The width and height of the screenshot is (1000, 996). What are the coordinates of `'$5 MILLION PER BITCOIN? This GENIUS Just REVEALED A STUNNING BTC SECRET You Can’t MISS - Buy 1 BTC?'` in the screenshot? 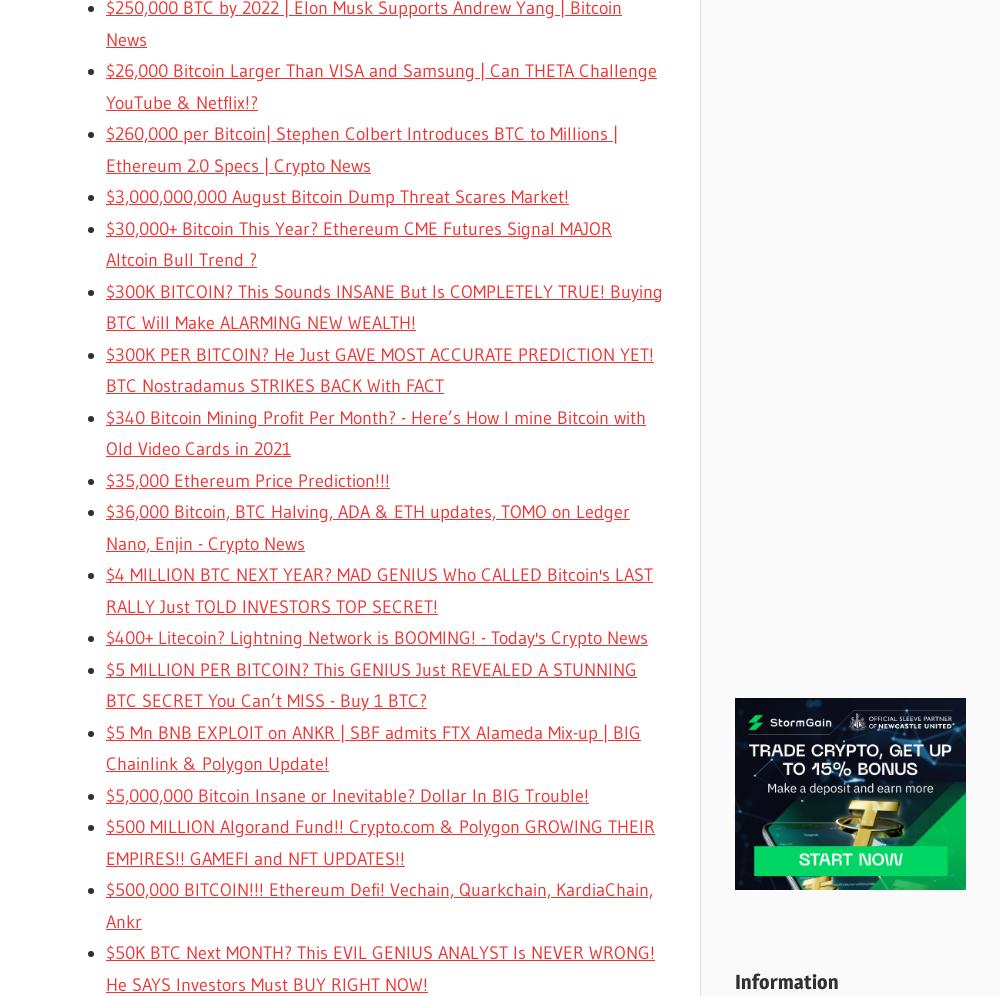 It's located at (370, 685).